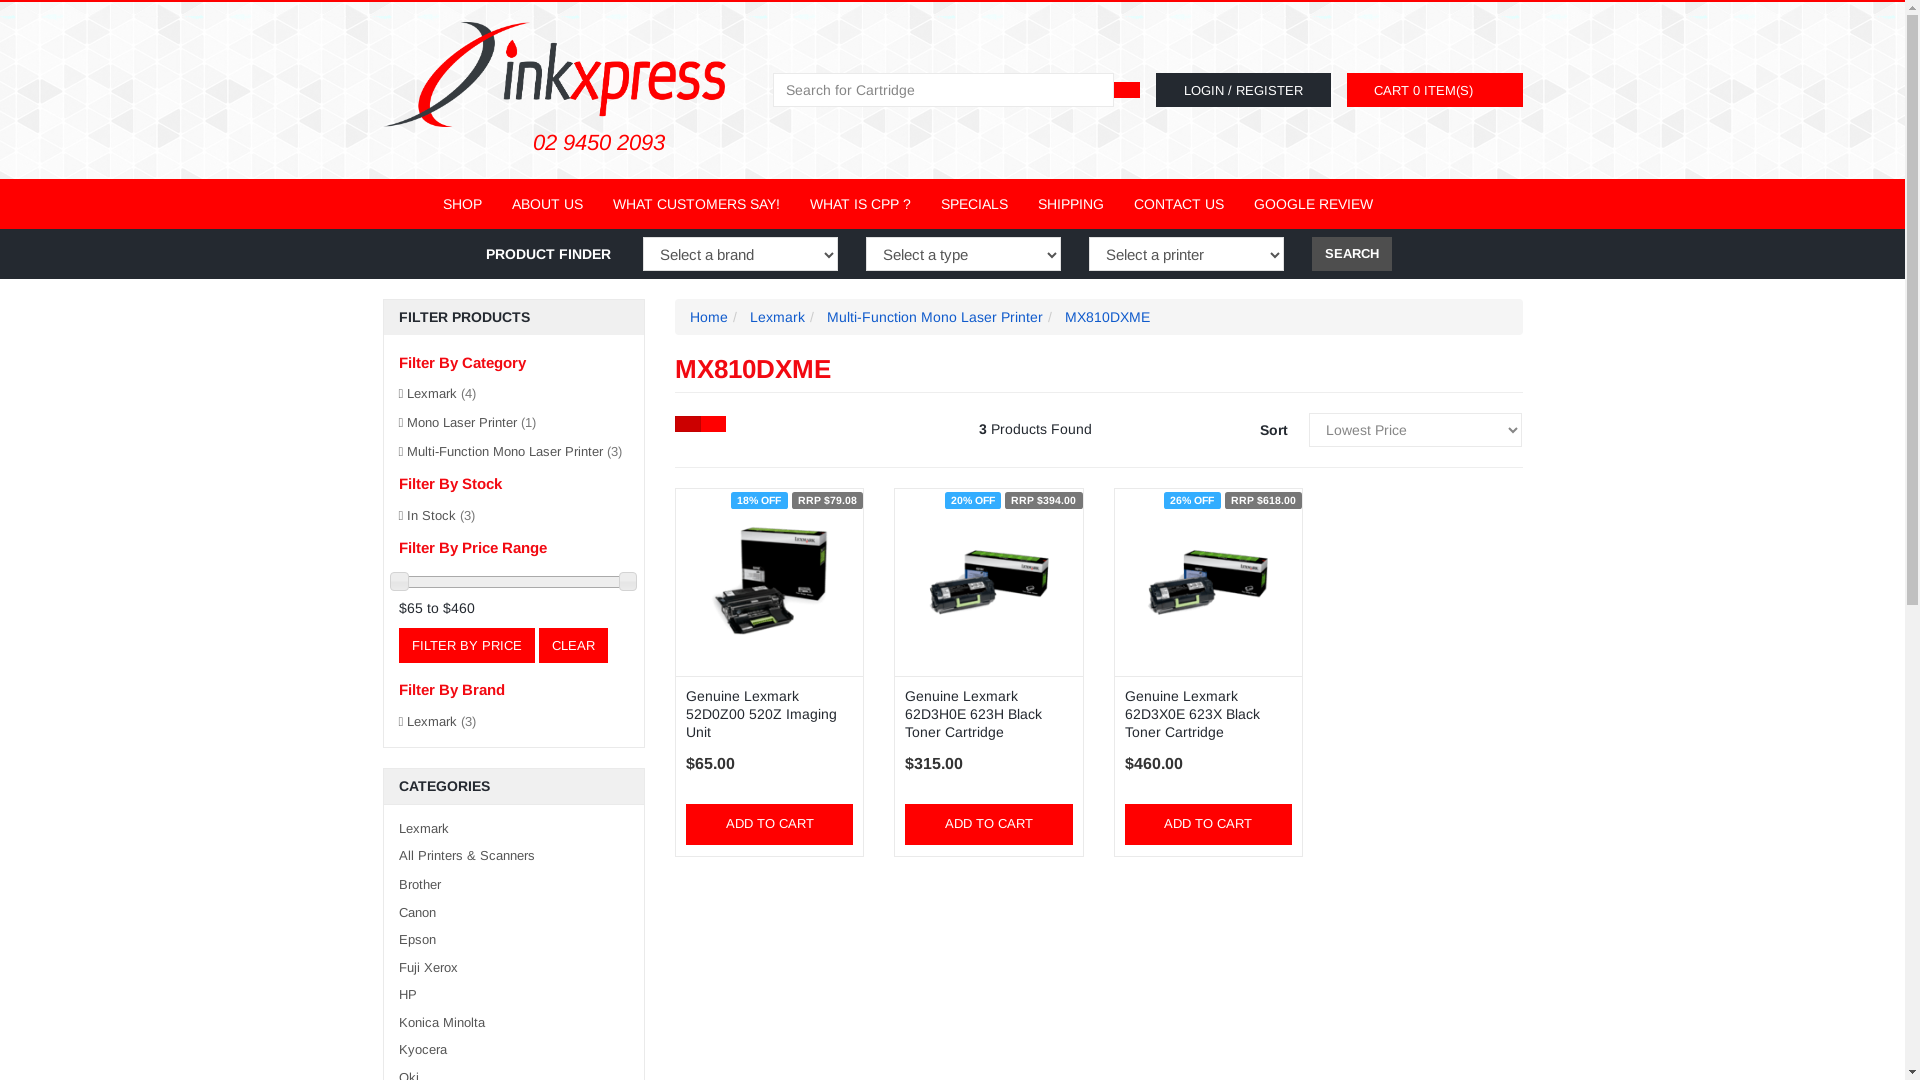  What do you see at coordinates (514, 855) in the screenshot?
I see `'All Printers & Scanners'` at bounding box center [514, 855].